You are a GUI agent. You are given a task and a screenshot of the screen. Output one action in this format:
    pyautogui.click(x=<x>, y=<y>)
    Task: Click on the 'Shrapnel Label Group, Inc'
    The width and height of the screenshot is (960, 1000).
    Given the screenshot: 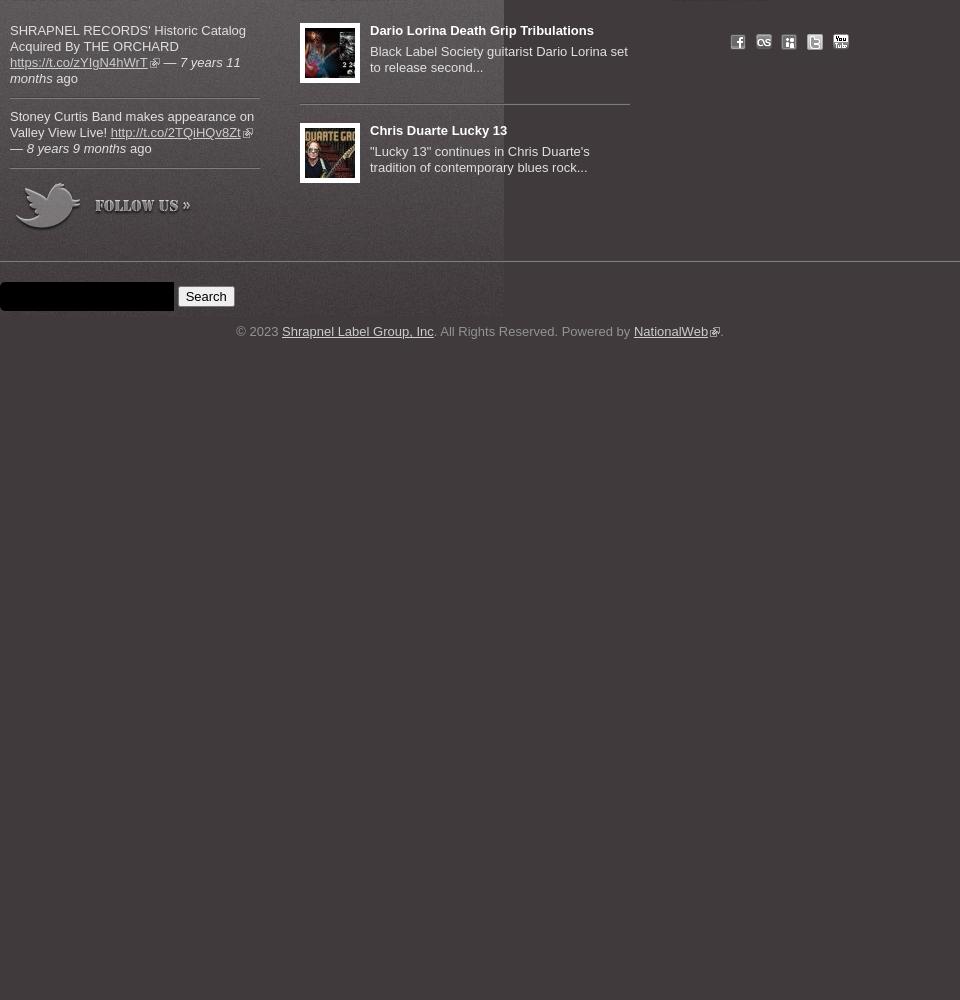 What is the action you would take?
    pyautogui.click(x=279, y=330)
    